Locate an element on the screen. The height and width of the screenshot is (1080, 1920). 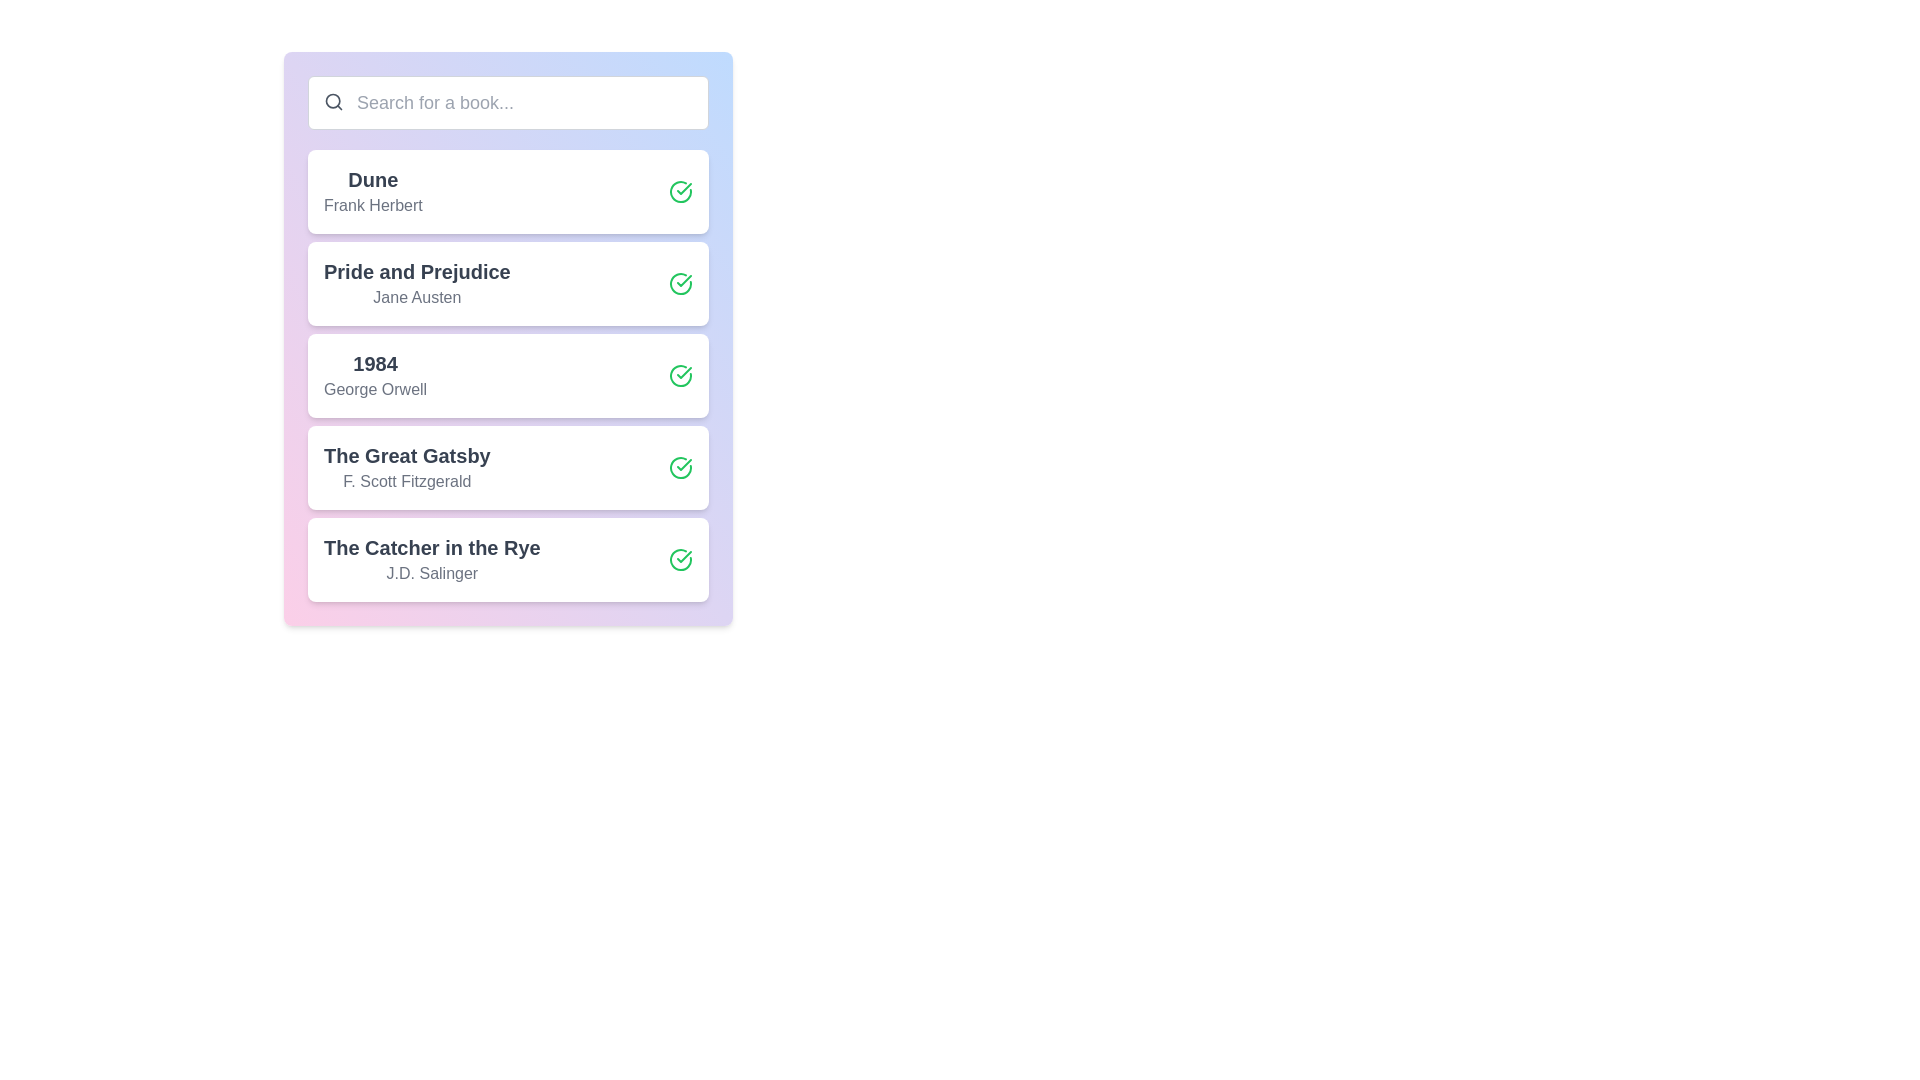
text of the fourth card in the list, which displays the title 'The Great Gatsby' is located at coordinates (406, 455).